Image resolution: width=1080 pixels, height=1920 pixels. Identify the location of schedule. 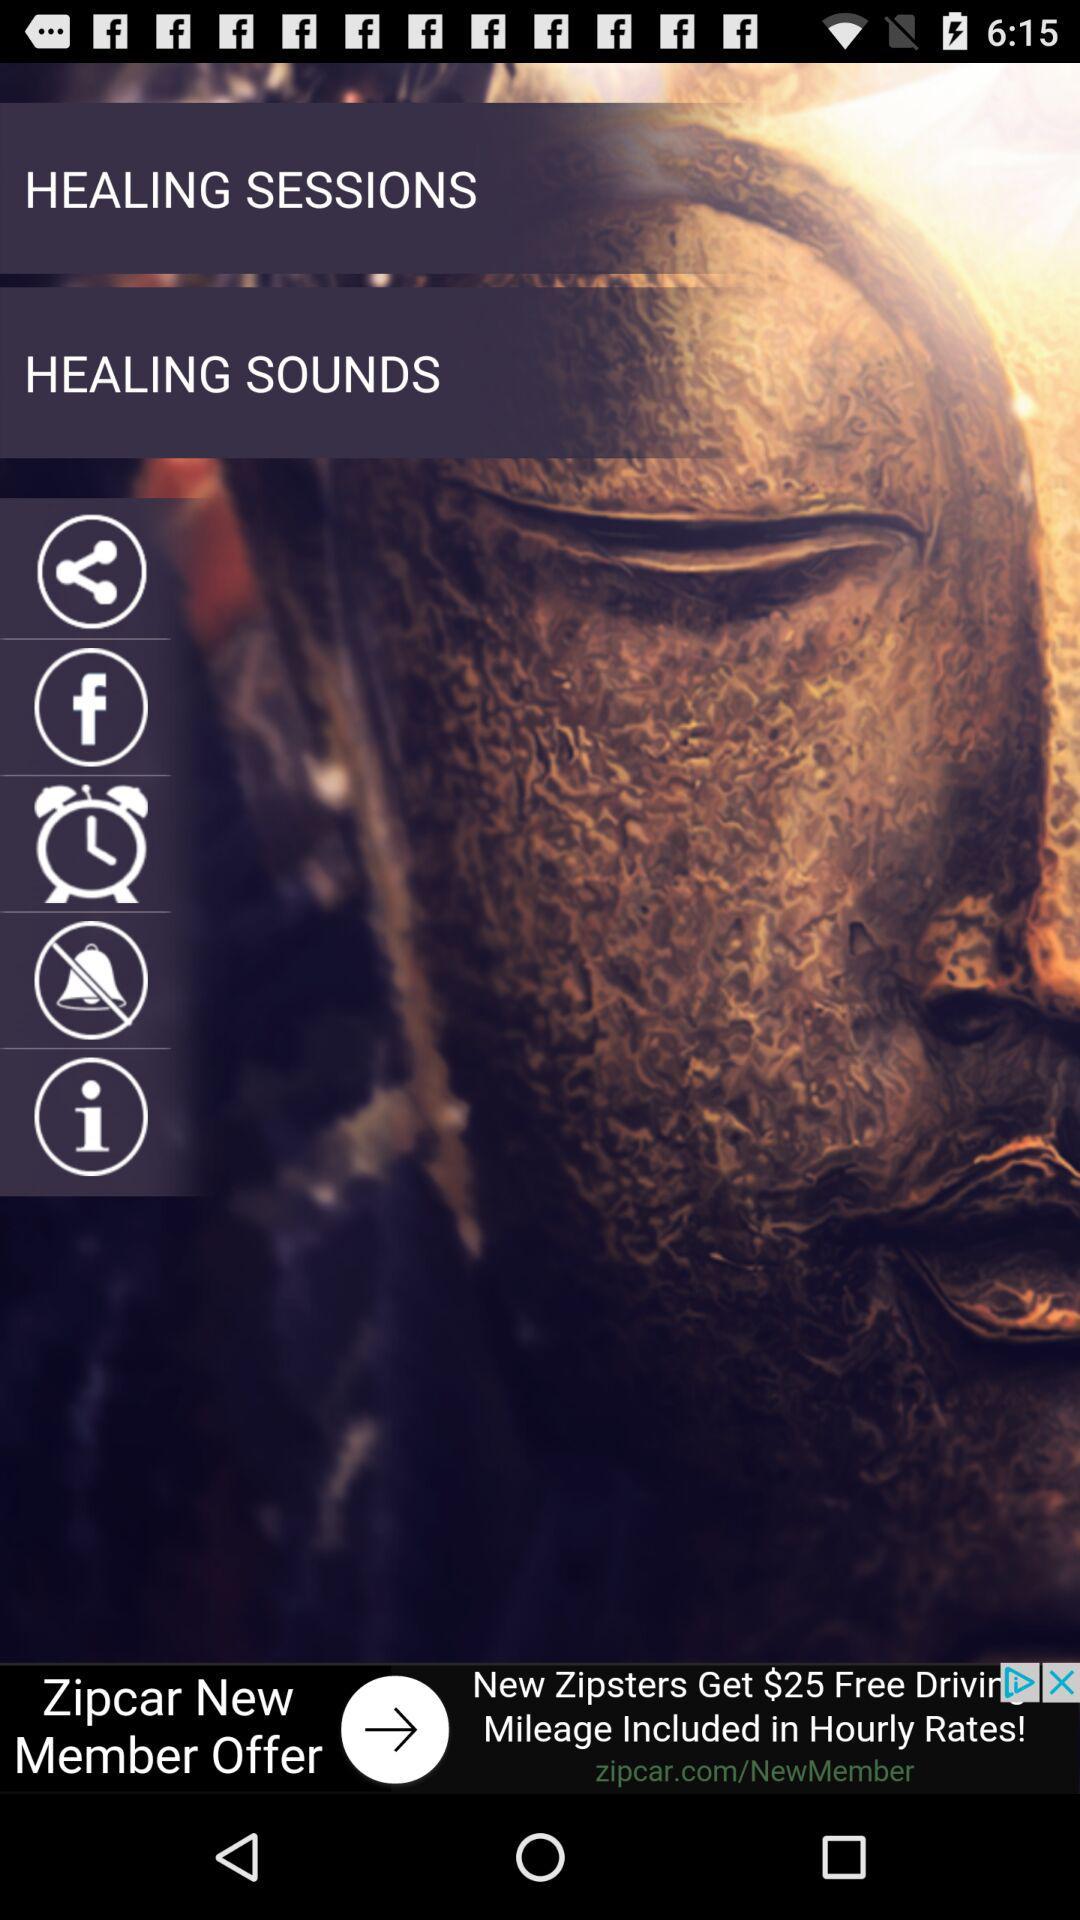
(91, 843).